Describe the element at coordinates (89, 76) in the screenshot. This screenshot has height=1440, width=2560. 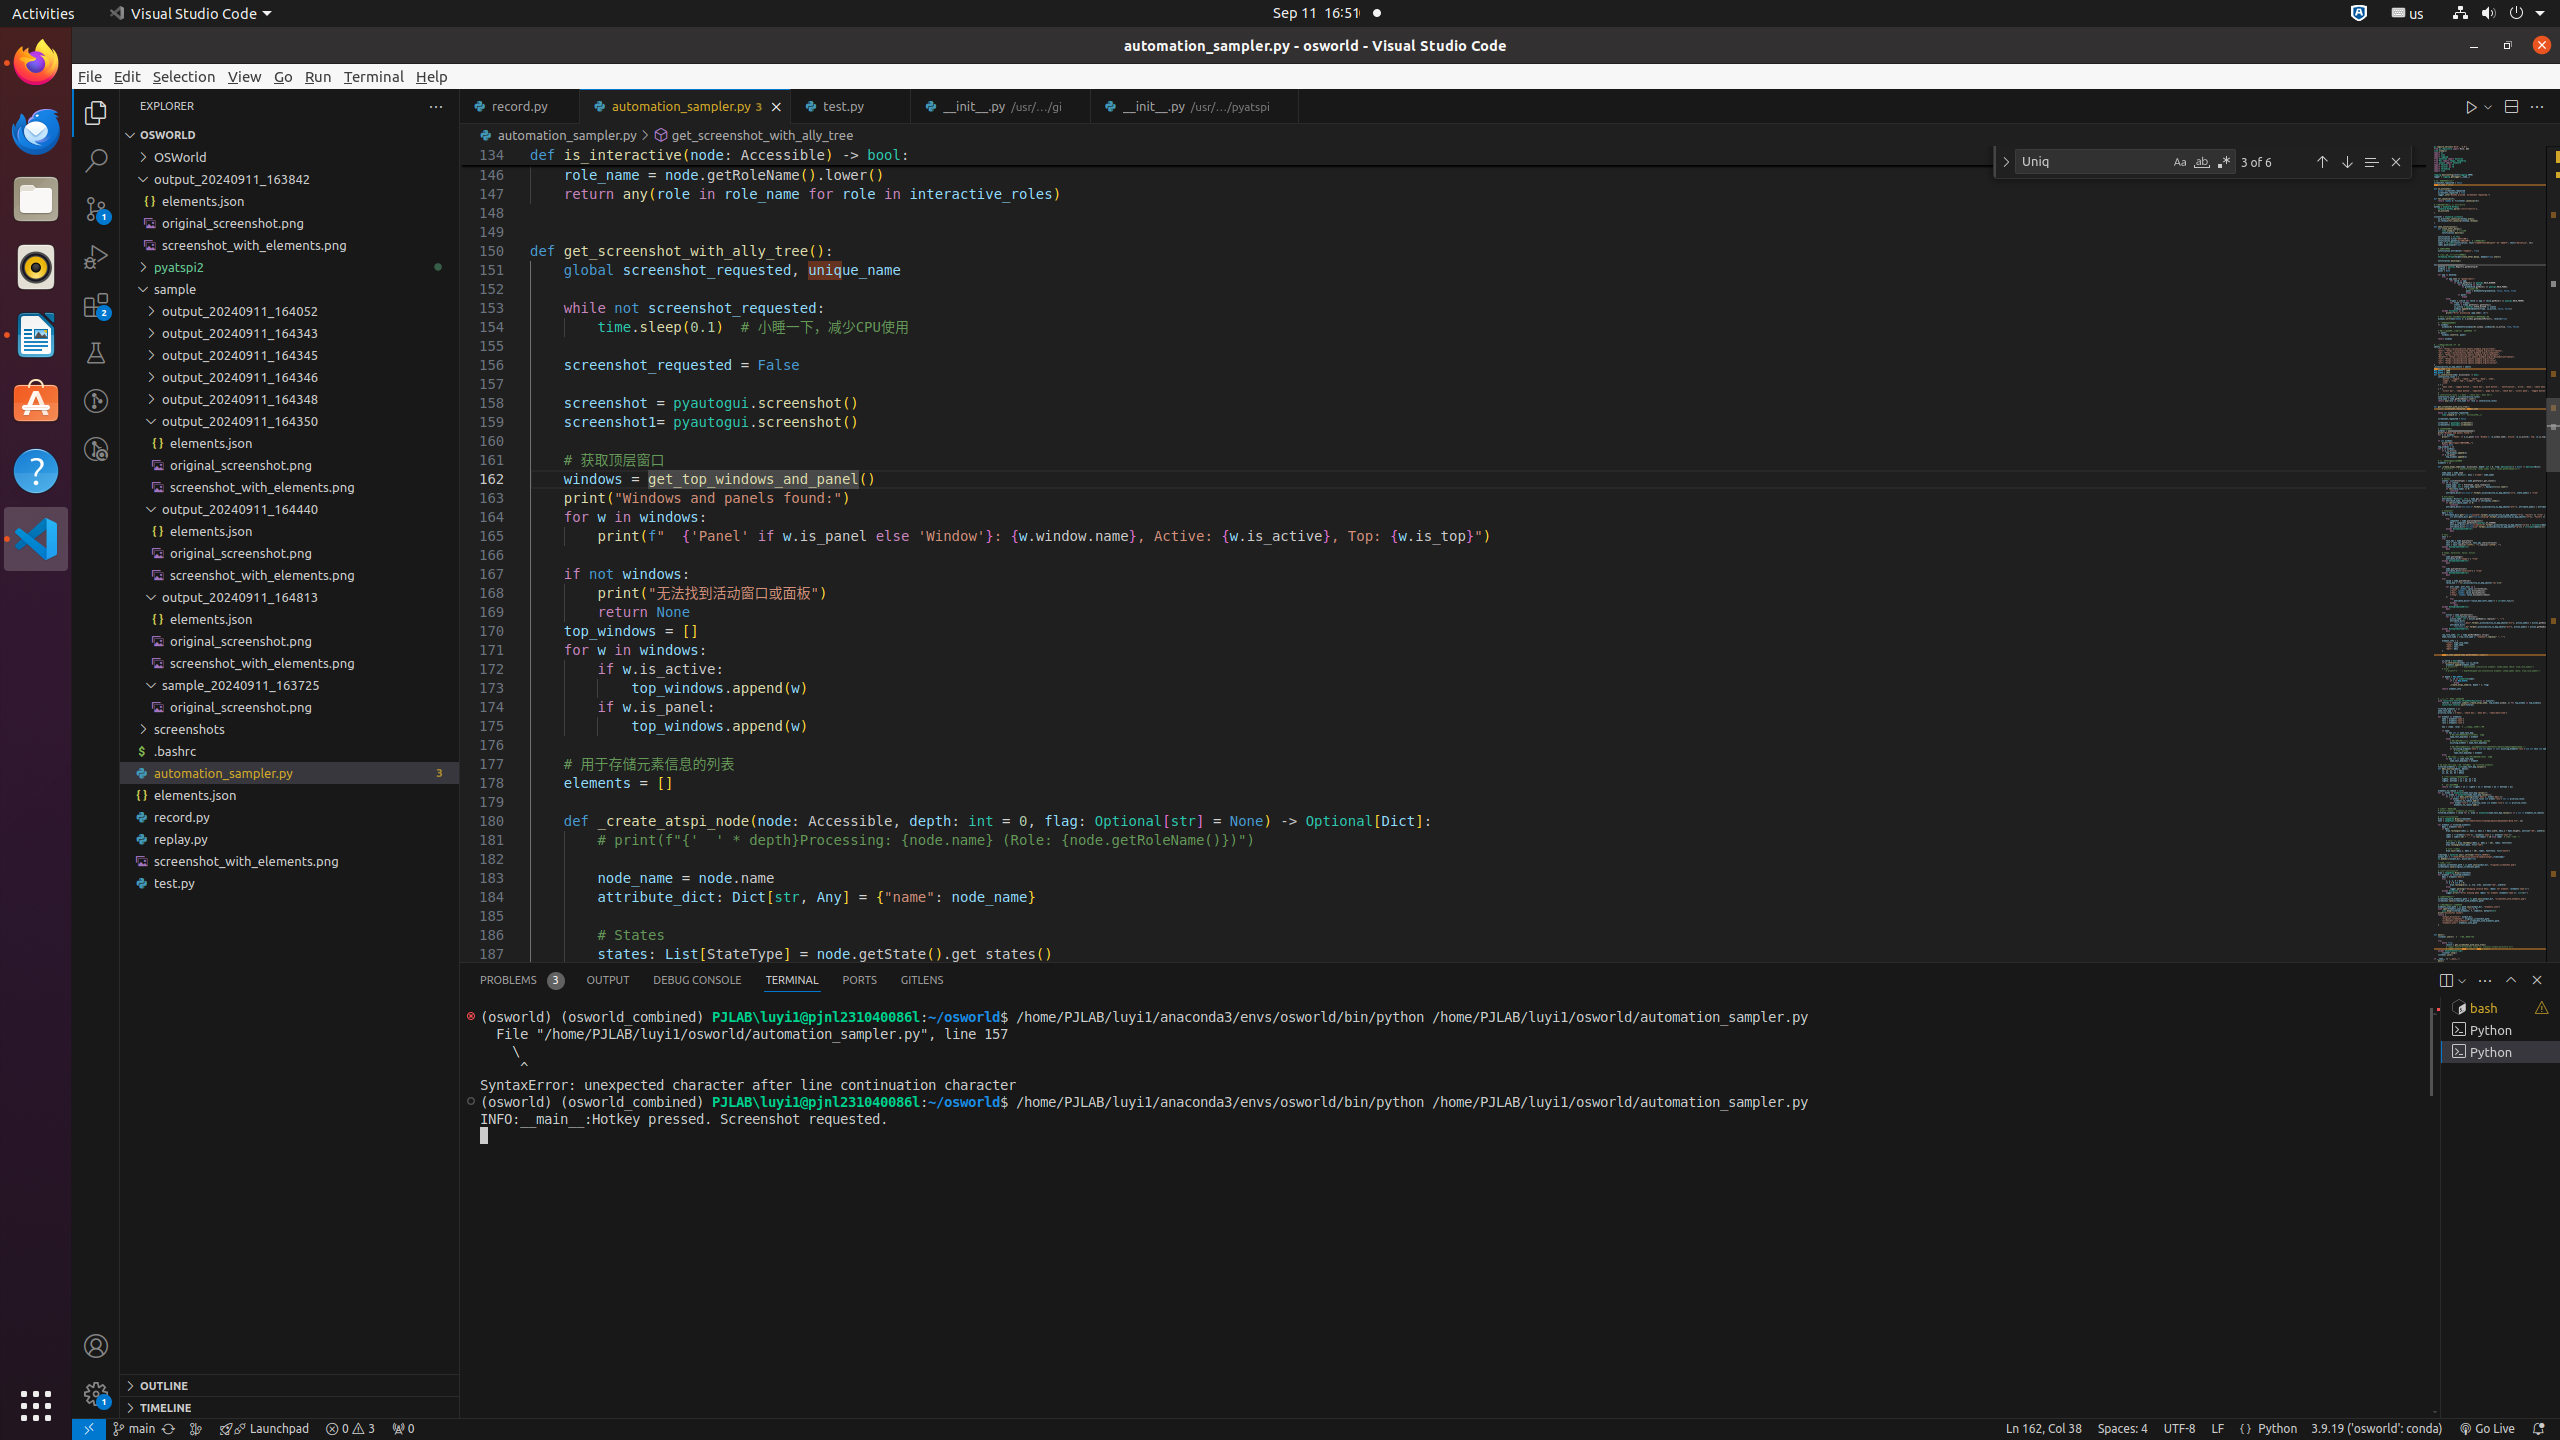
I see `'File'` at that location.